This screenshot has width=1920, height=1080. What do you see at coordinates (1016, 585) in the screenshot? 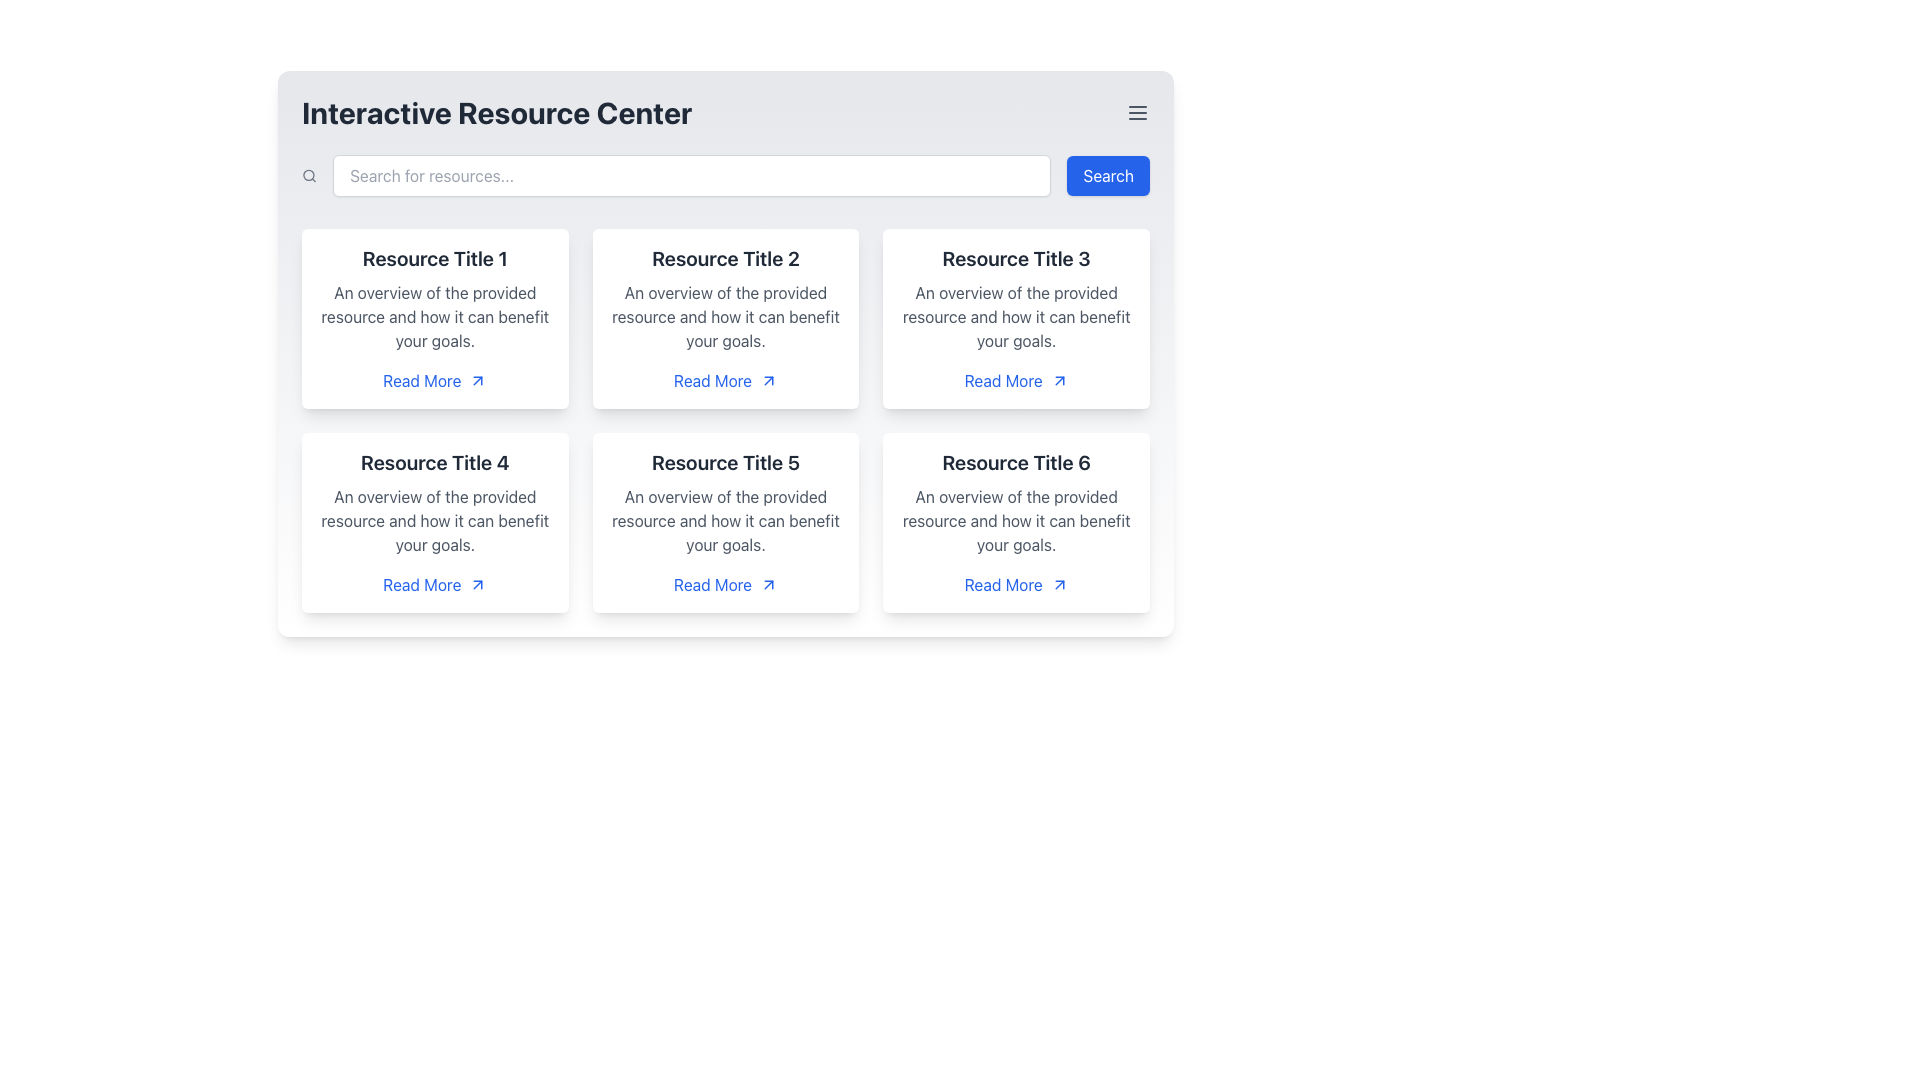
I see `the blue text link labeled 'Read More' with an upward arrow icon` at bounding box center [1016, 585].